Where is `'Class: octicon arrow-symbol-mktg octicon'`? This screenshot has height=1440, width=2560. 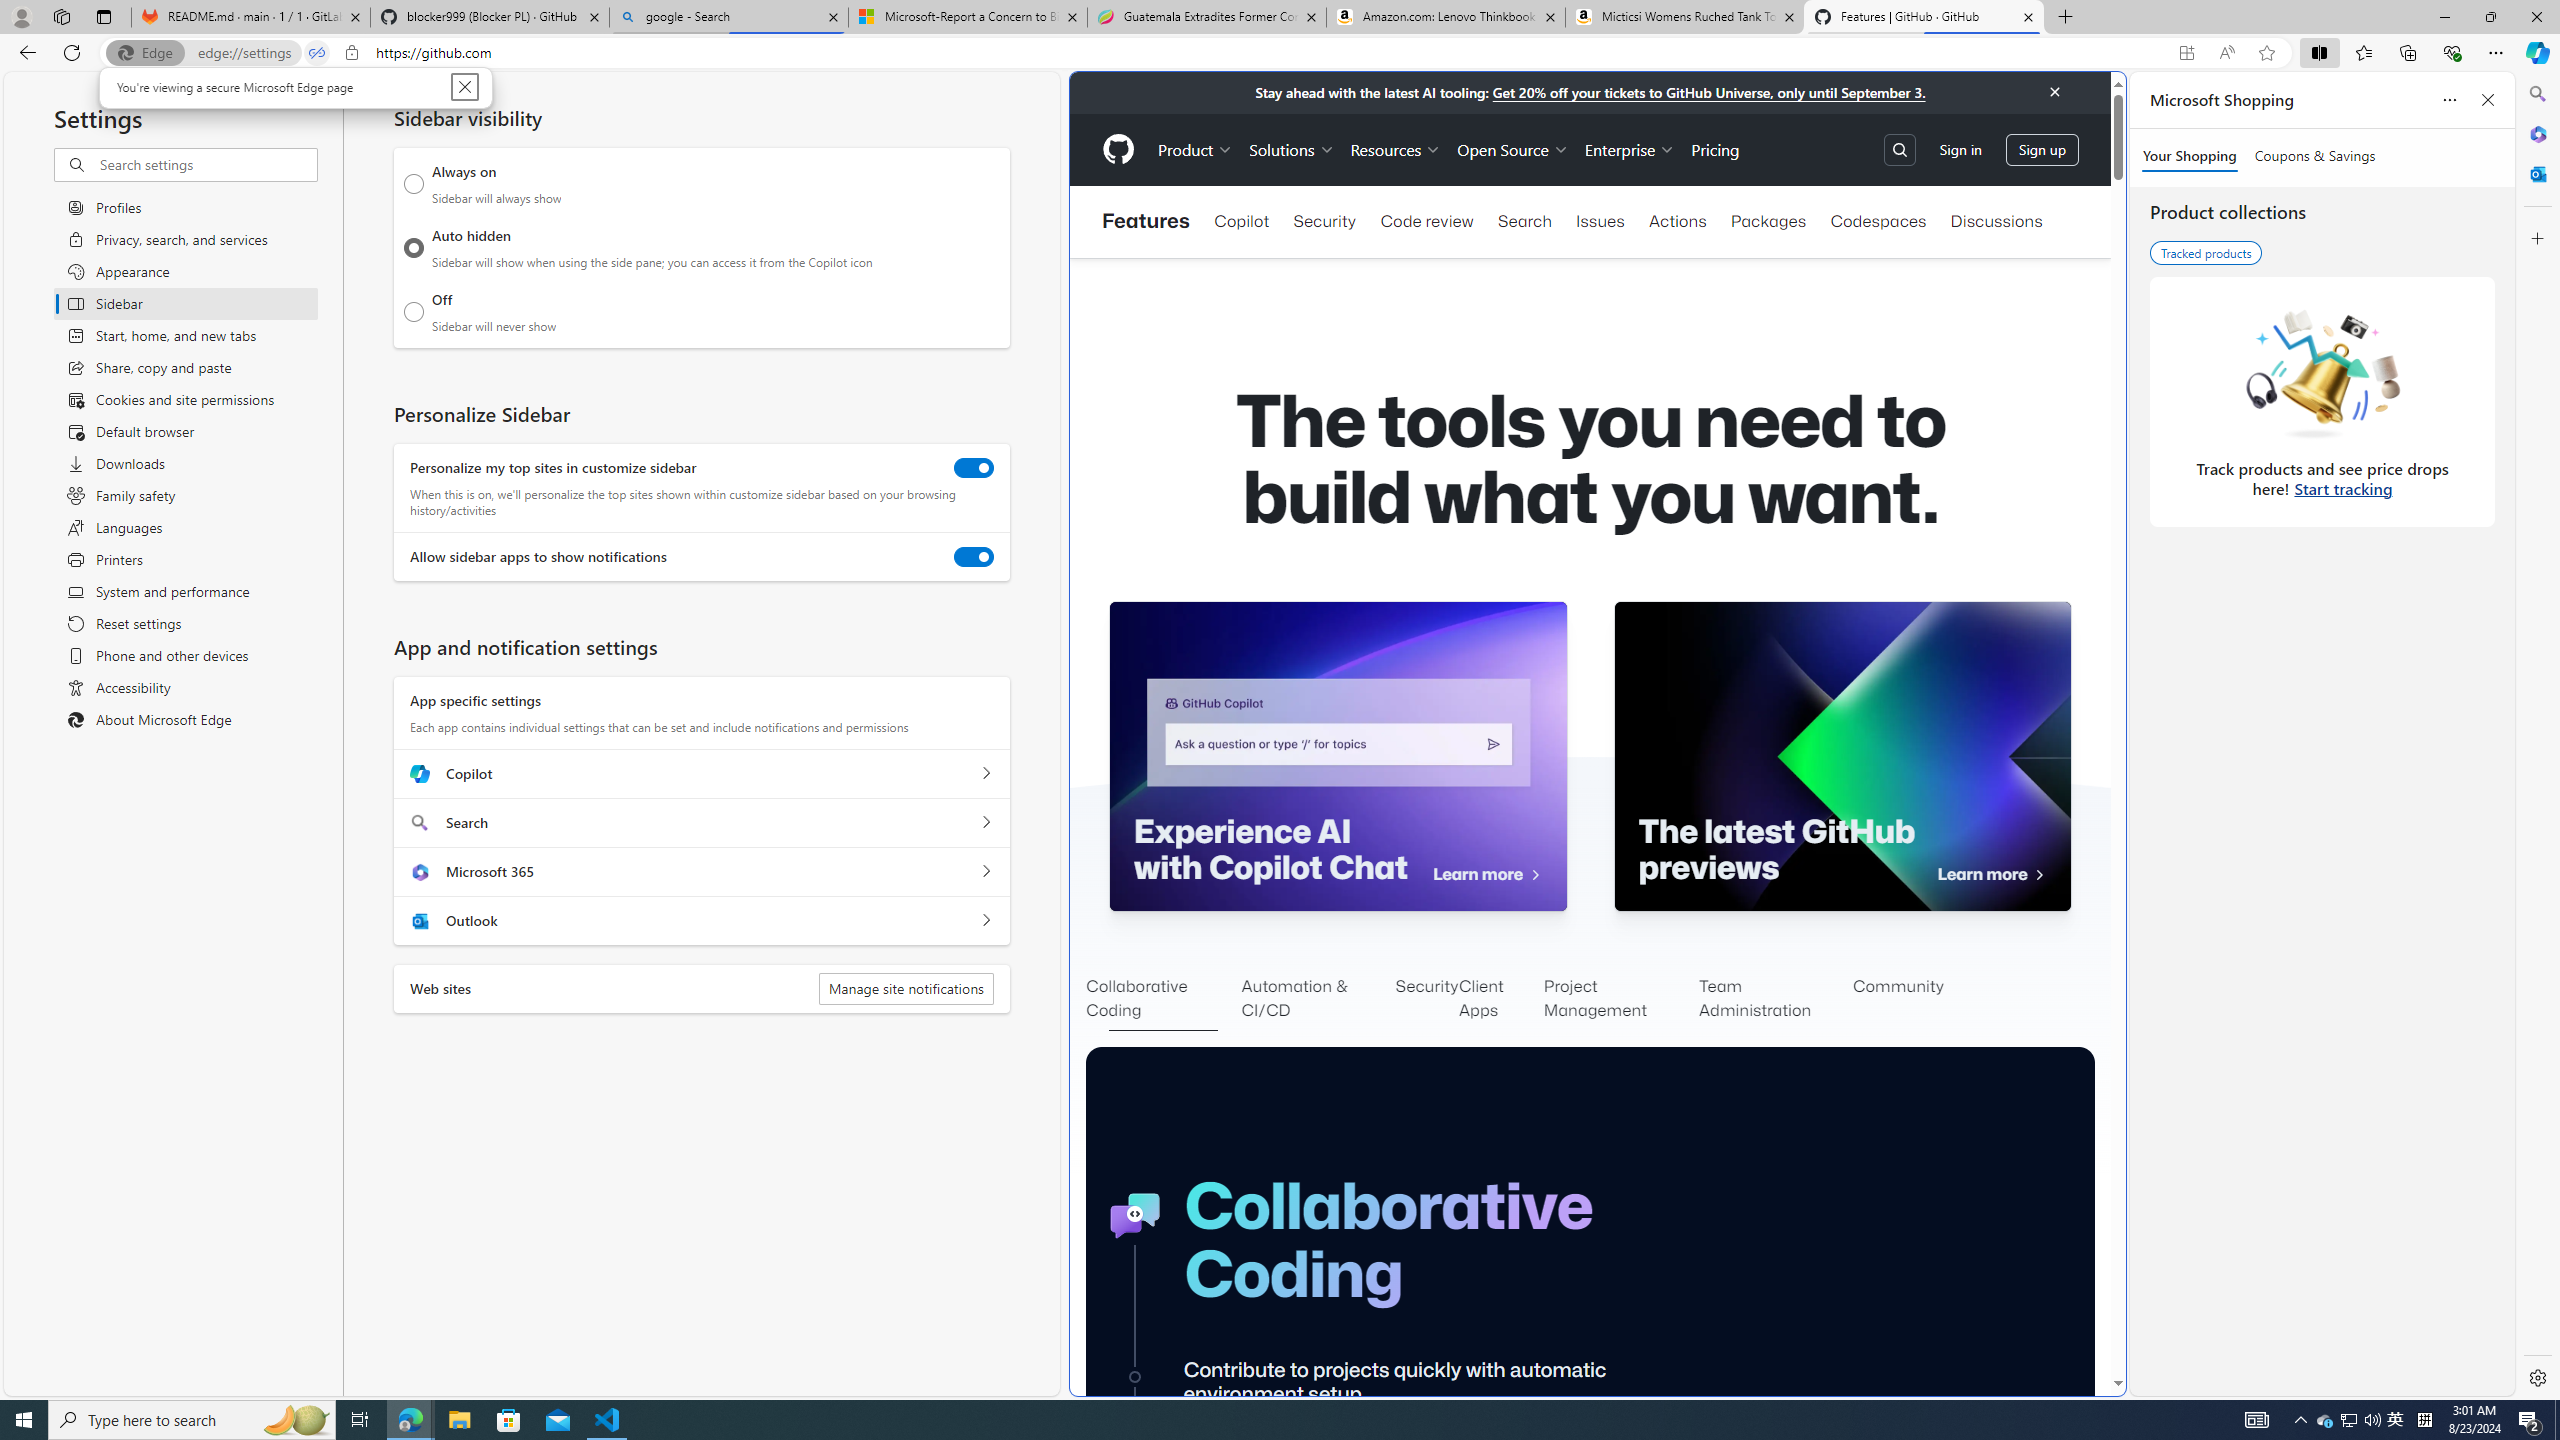 'Class: octicon arrow-symbol-mktg octicon' is located at coordinates (2038, 874).